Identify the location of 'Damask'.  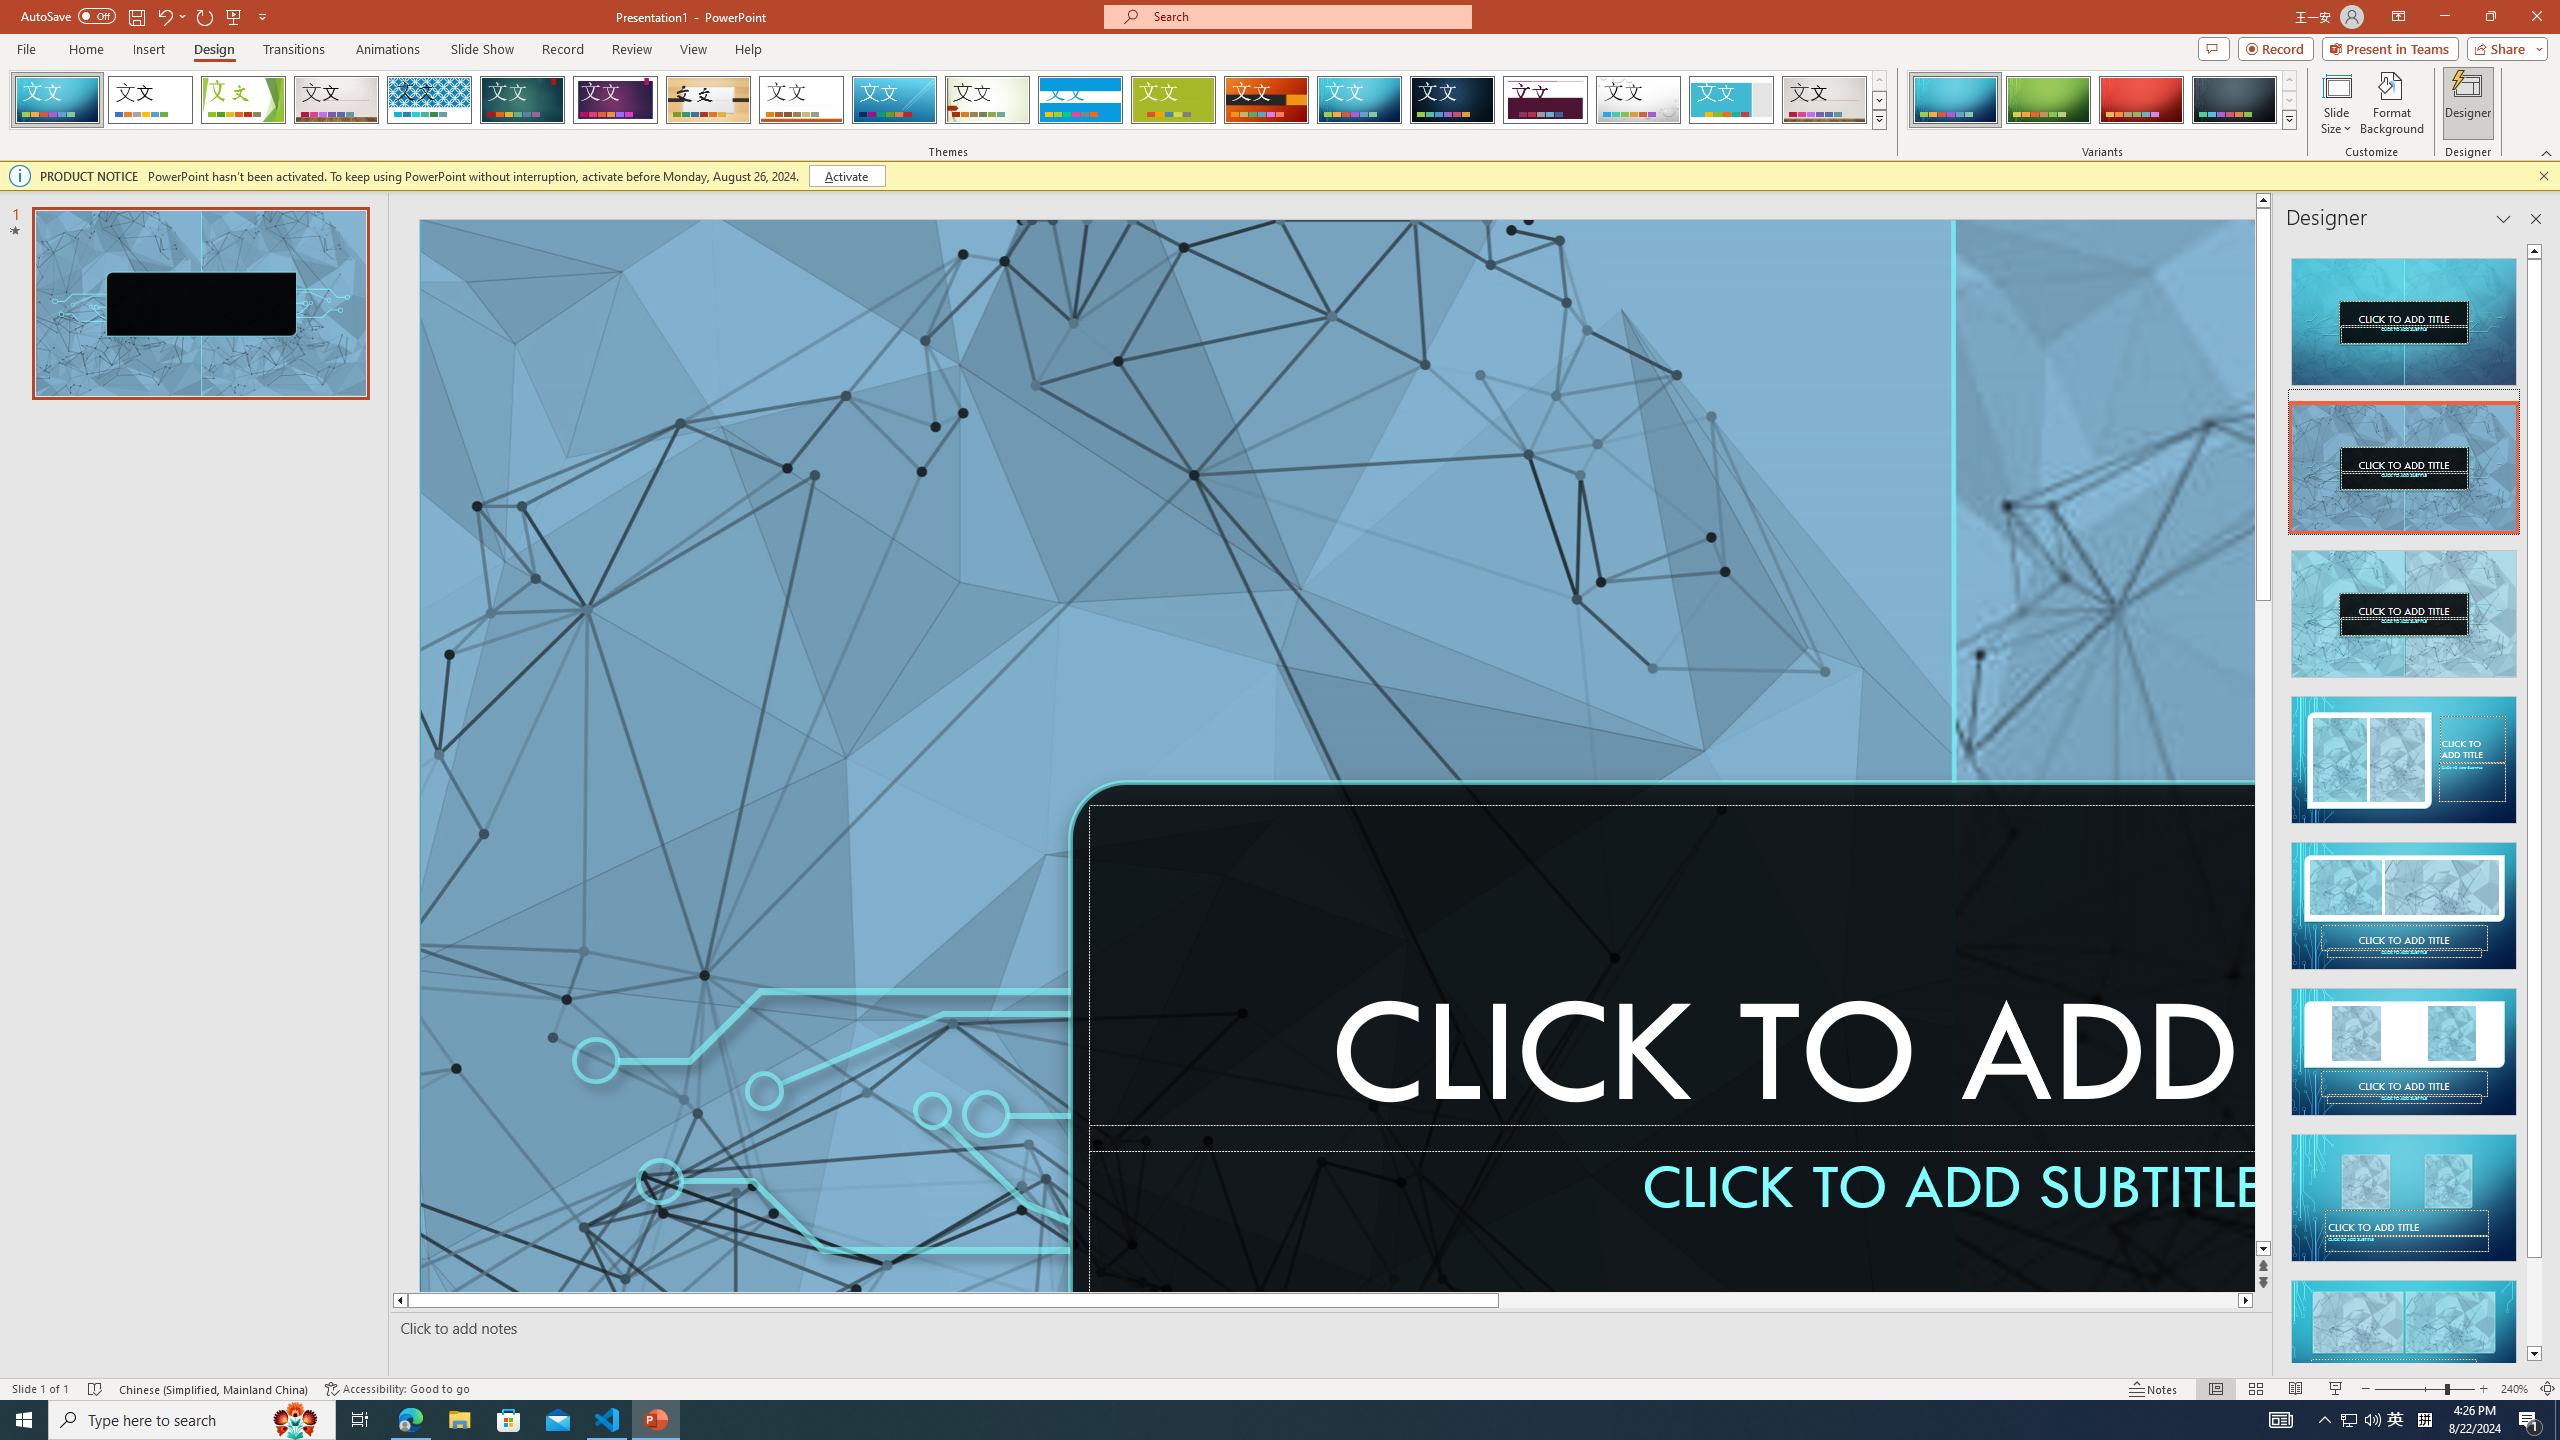
(1451, 99).